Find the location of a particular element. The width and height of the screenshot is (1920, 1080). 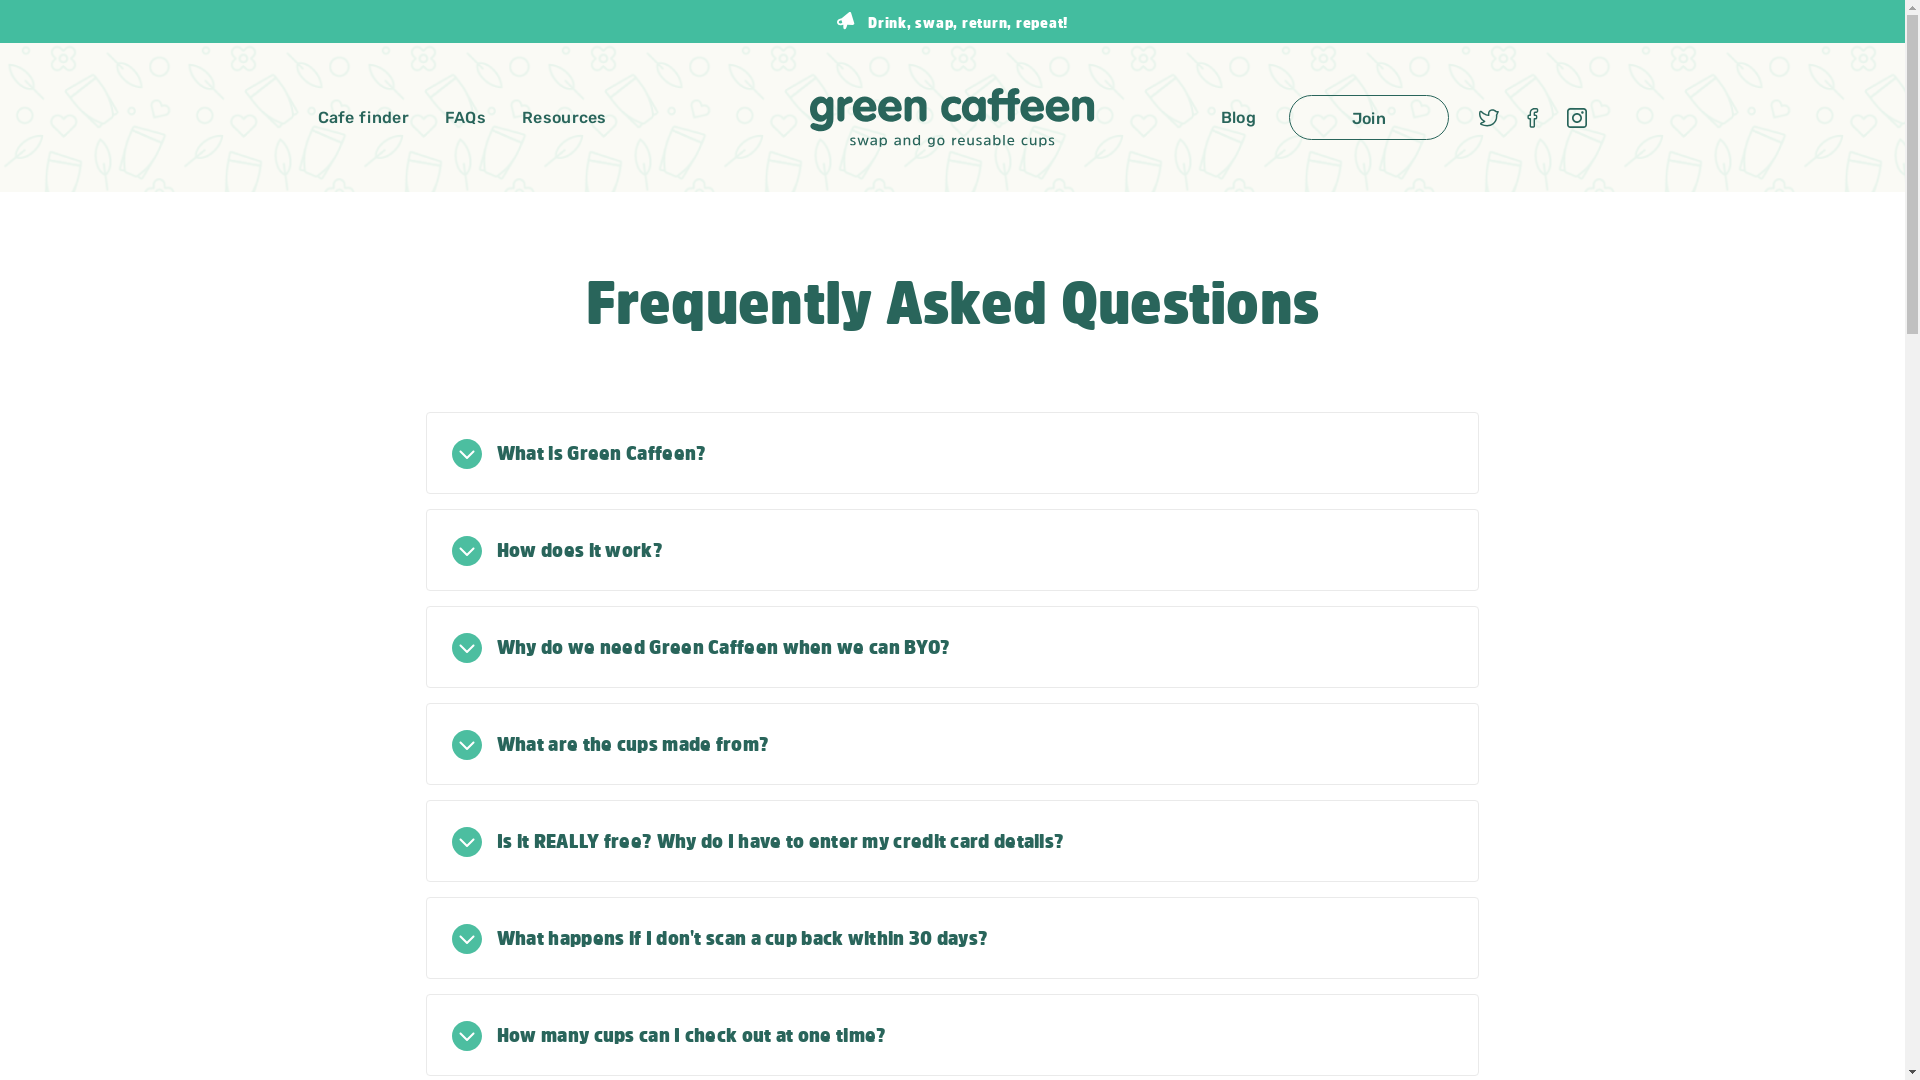

'Join' is located at coordinates (1367, 117).